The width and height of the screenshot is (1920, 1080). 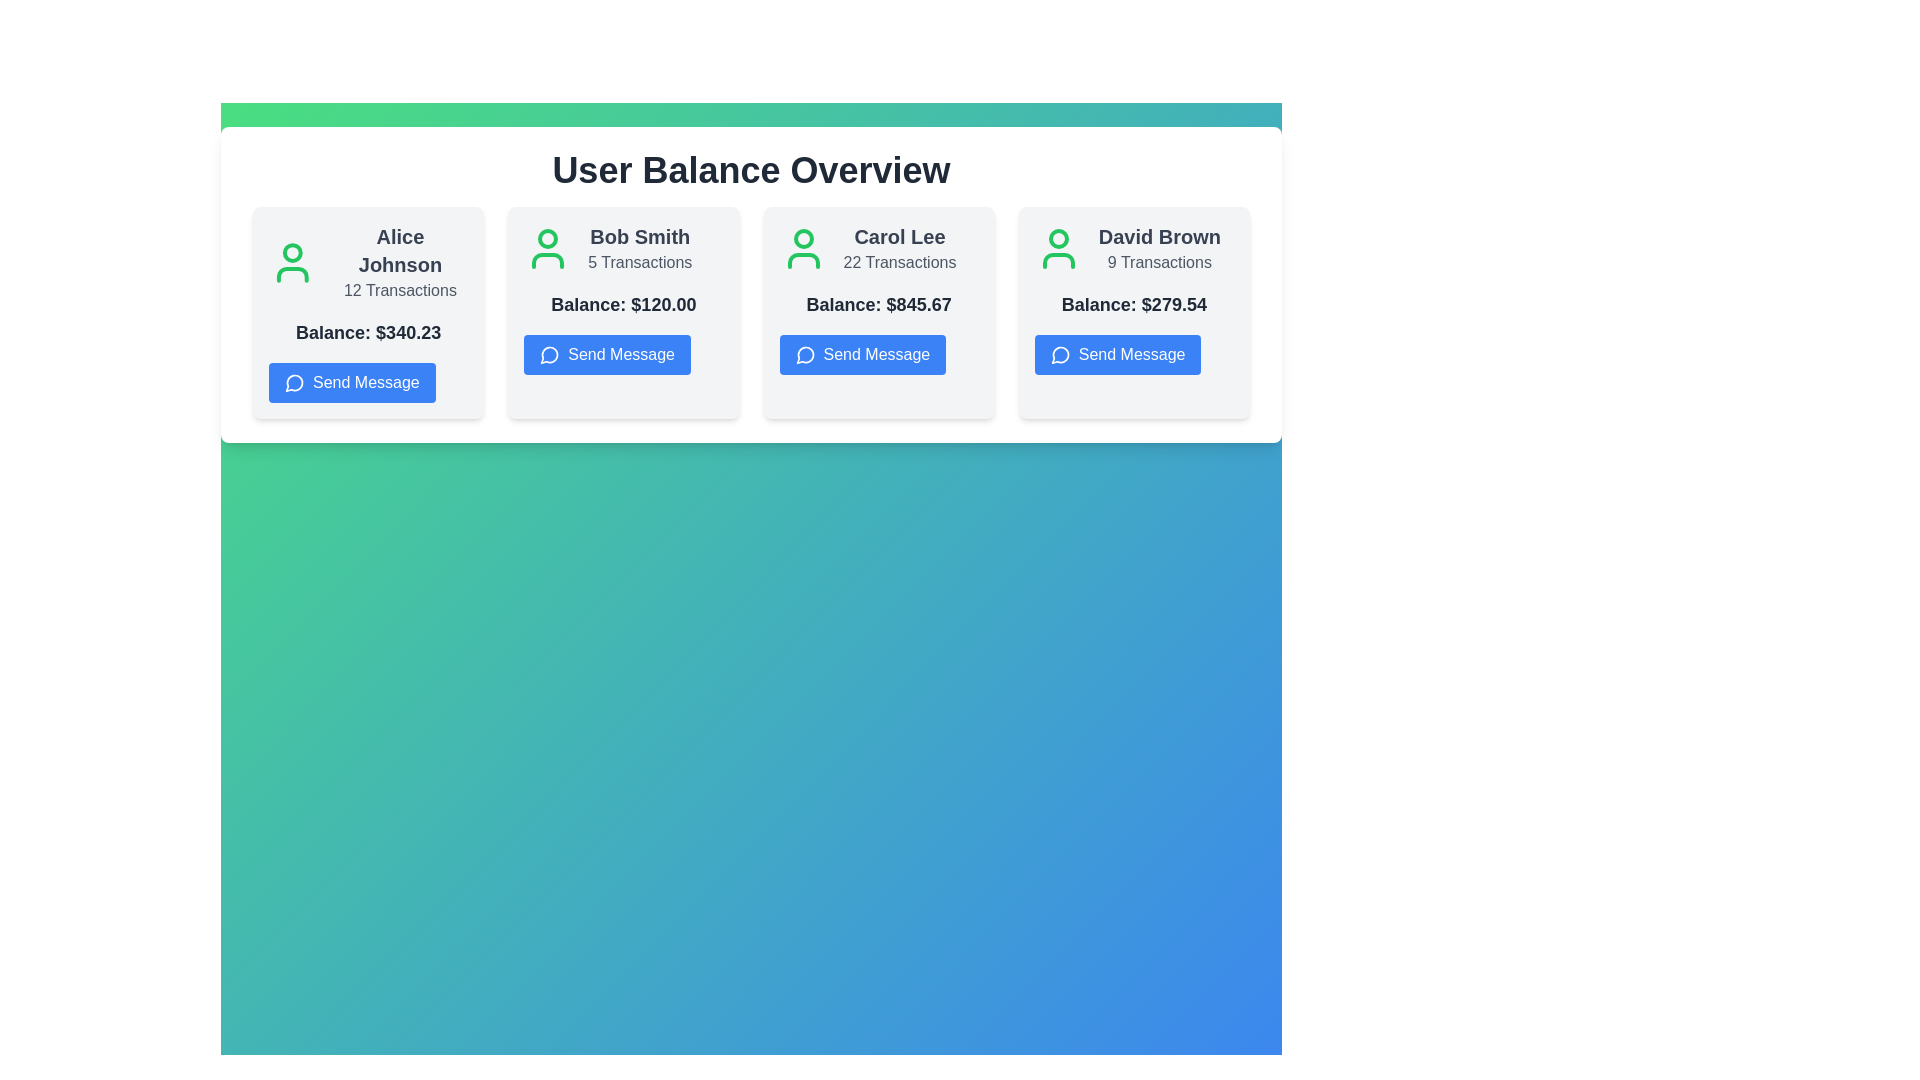 I want to click on the 'Send Message' icon for the user 'David Brown', located in the fourth user card on the rightmost side of the row of user cards, so click(x=1059, y=354).